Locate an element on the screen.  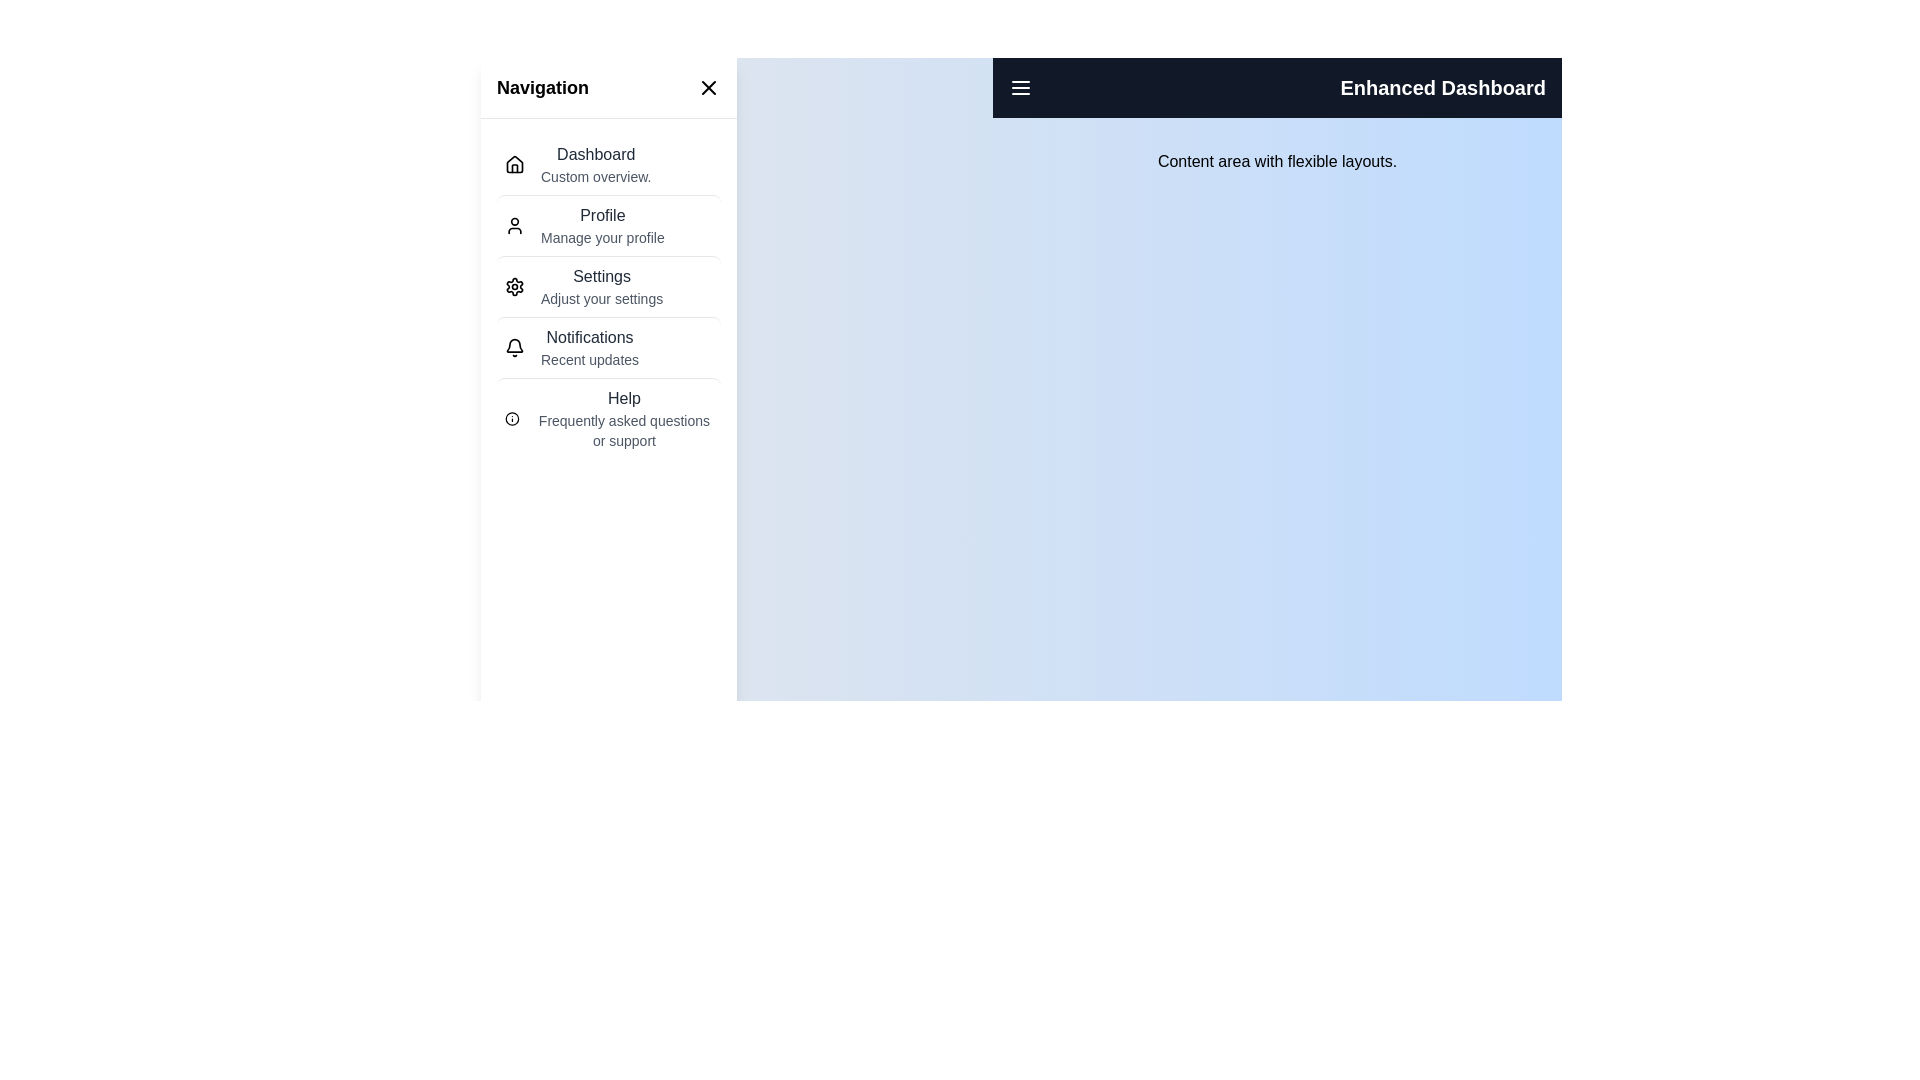
the 'Settings' navigation item in the vertical menu is located at coordinates (601, 286).